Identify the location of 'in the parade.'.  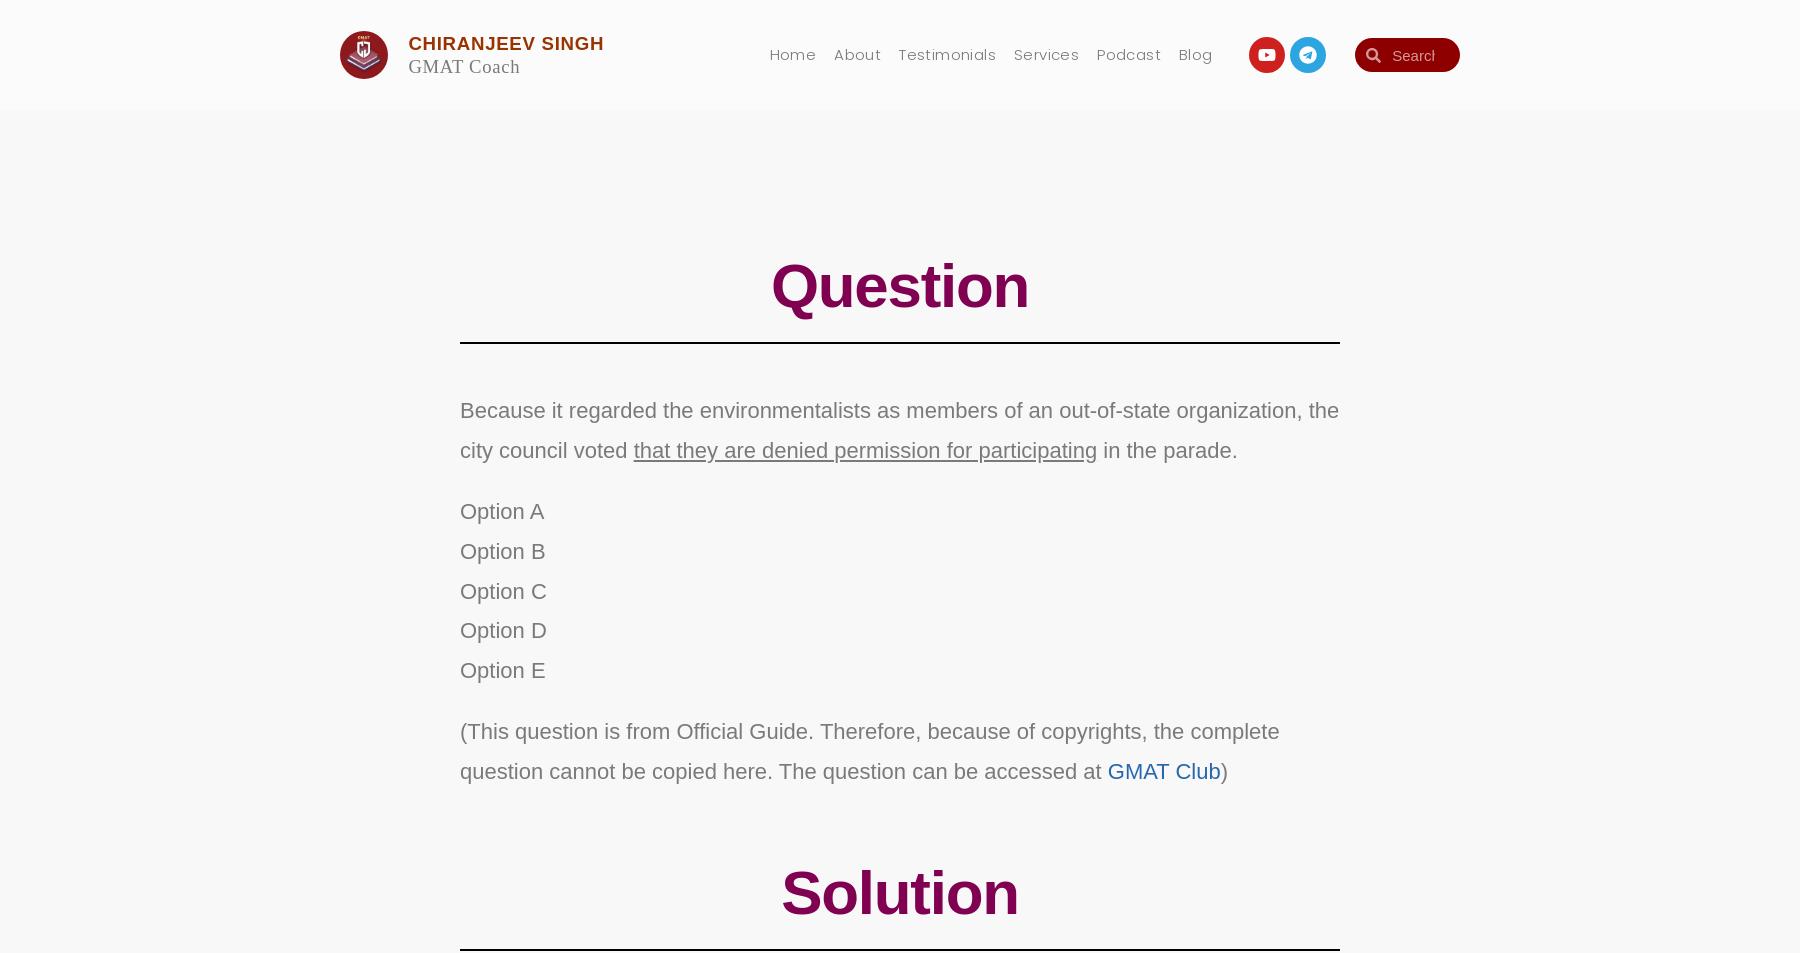
(1163, 448).